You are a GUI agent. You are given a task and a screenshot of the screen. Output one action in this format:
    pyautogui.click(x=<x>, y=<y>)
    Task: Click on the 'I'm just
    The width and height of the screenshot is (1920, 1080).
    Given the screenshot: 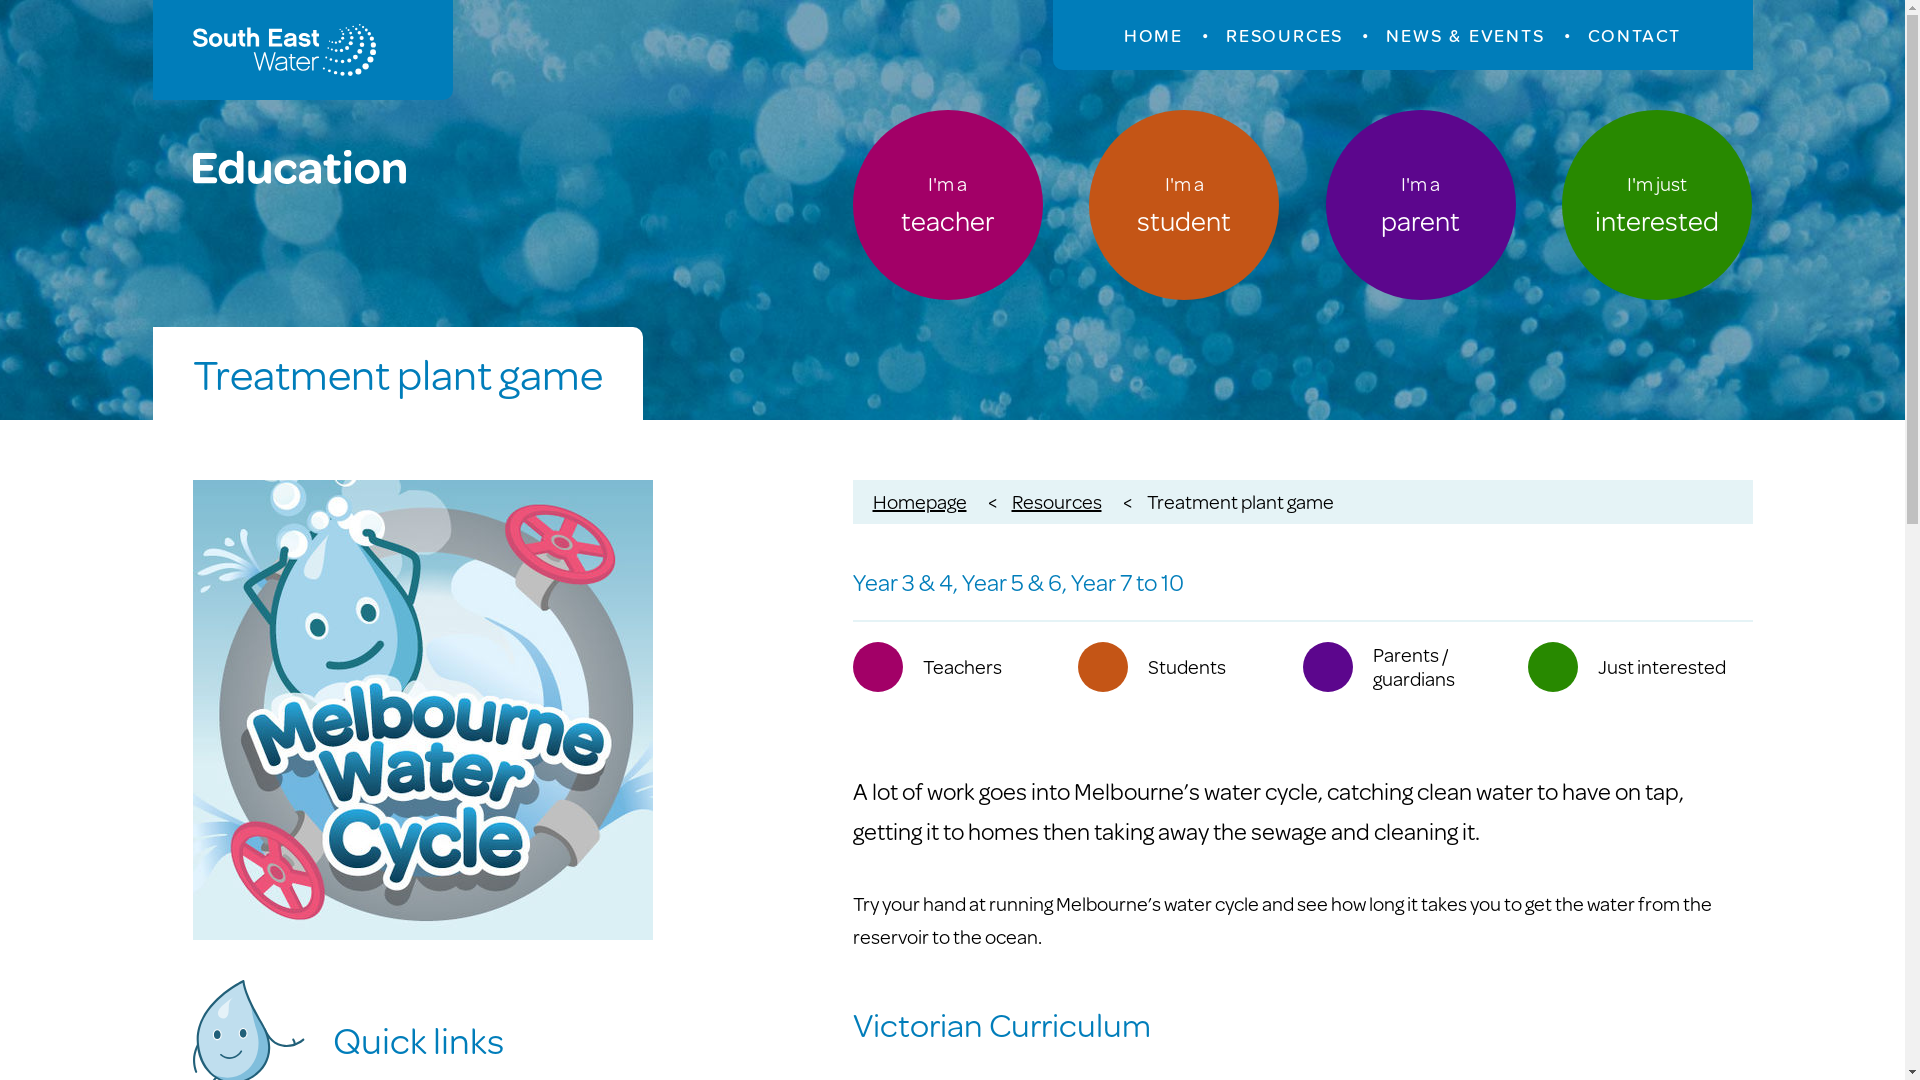 What is the action you would take?
    pyautogui.click(x=1656, y=204)
    